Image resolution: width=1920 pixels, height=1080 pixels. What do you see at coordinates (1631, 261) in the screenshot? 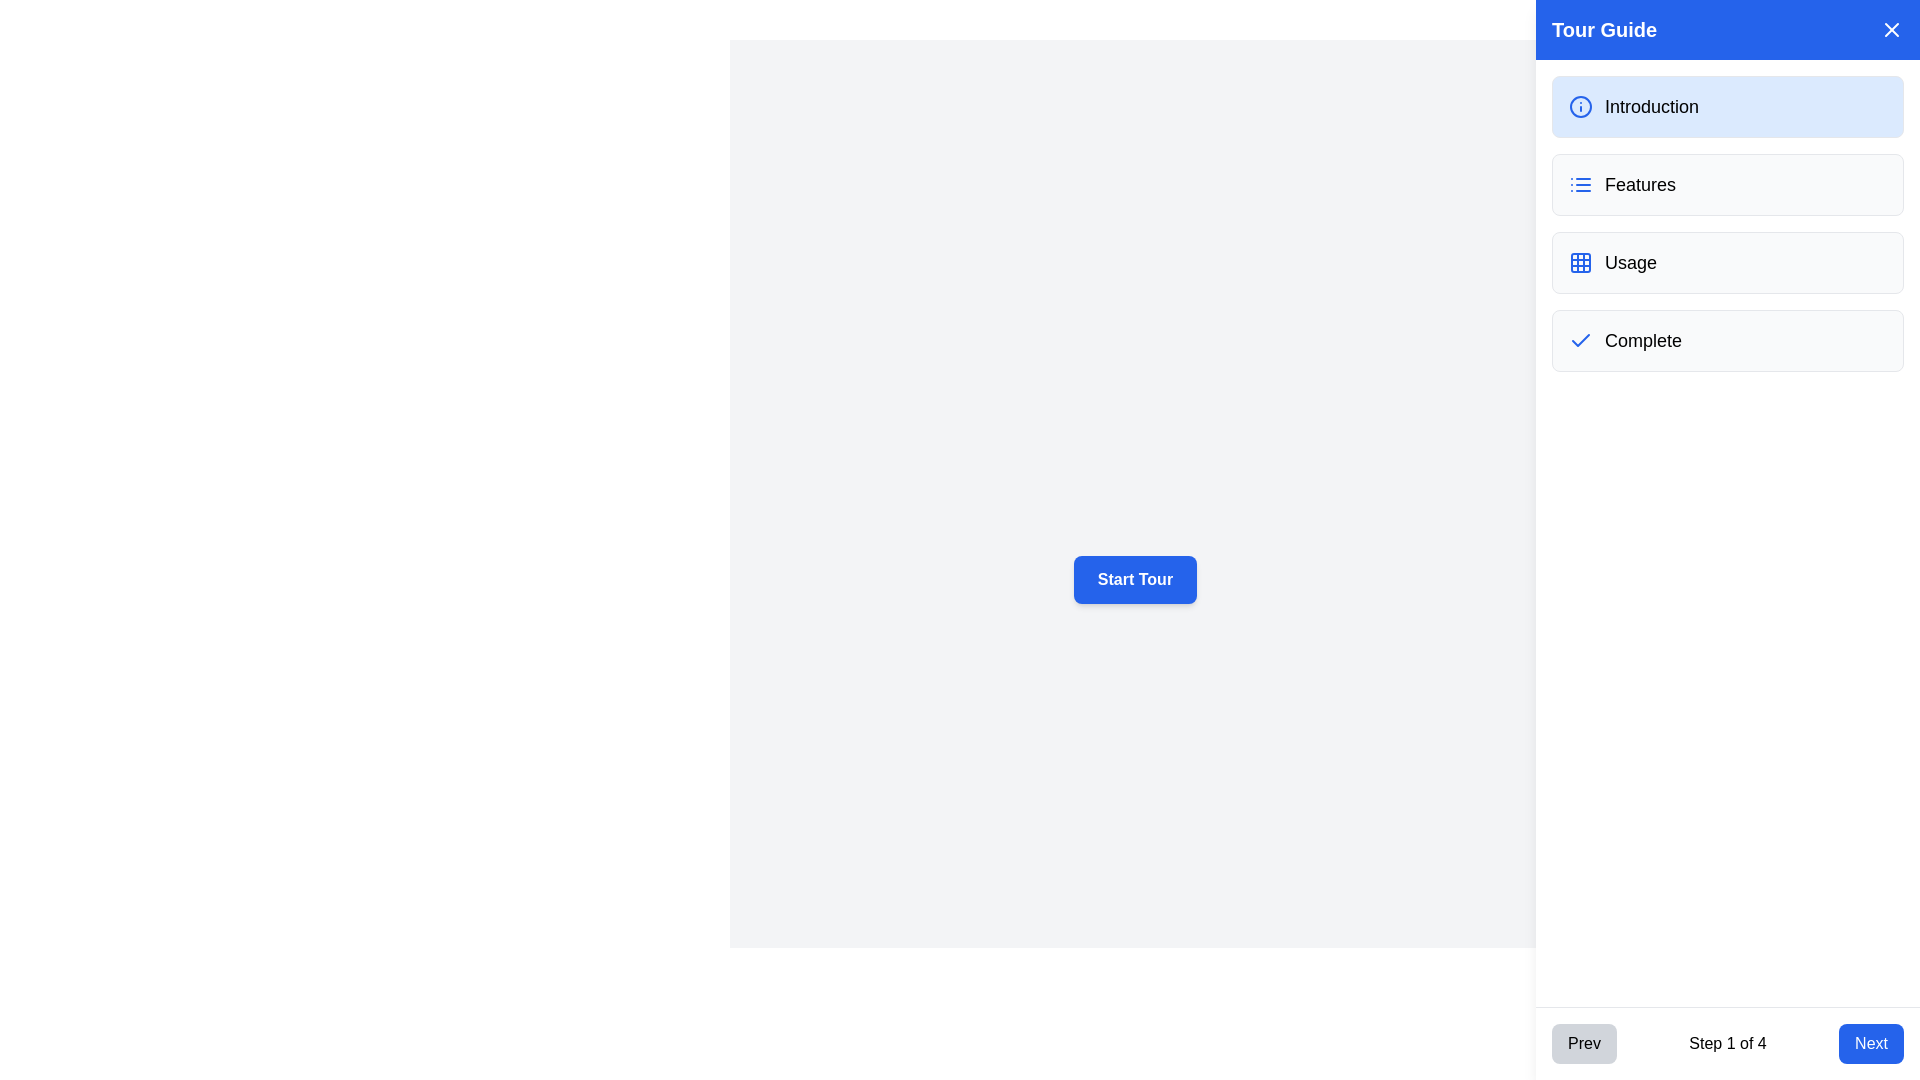
I see `the text label indicating 'Usage' in the menu, which is the third item following 'Introduction' and 'Features.'` at bounding box center [1631, 261].